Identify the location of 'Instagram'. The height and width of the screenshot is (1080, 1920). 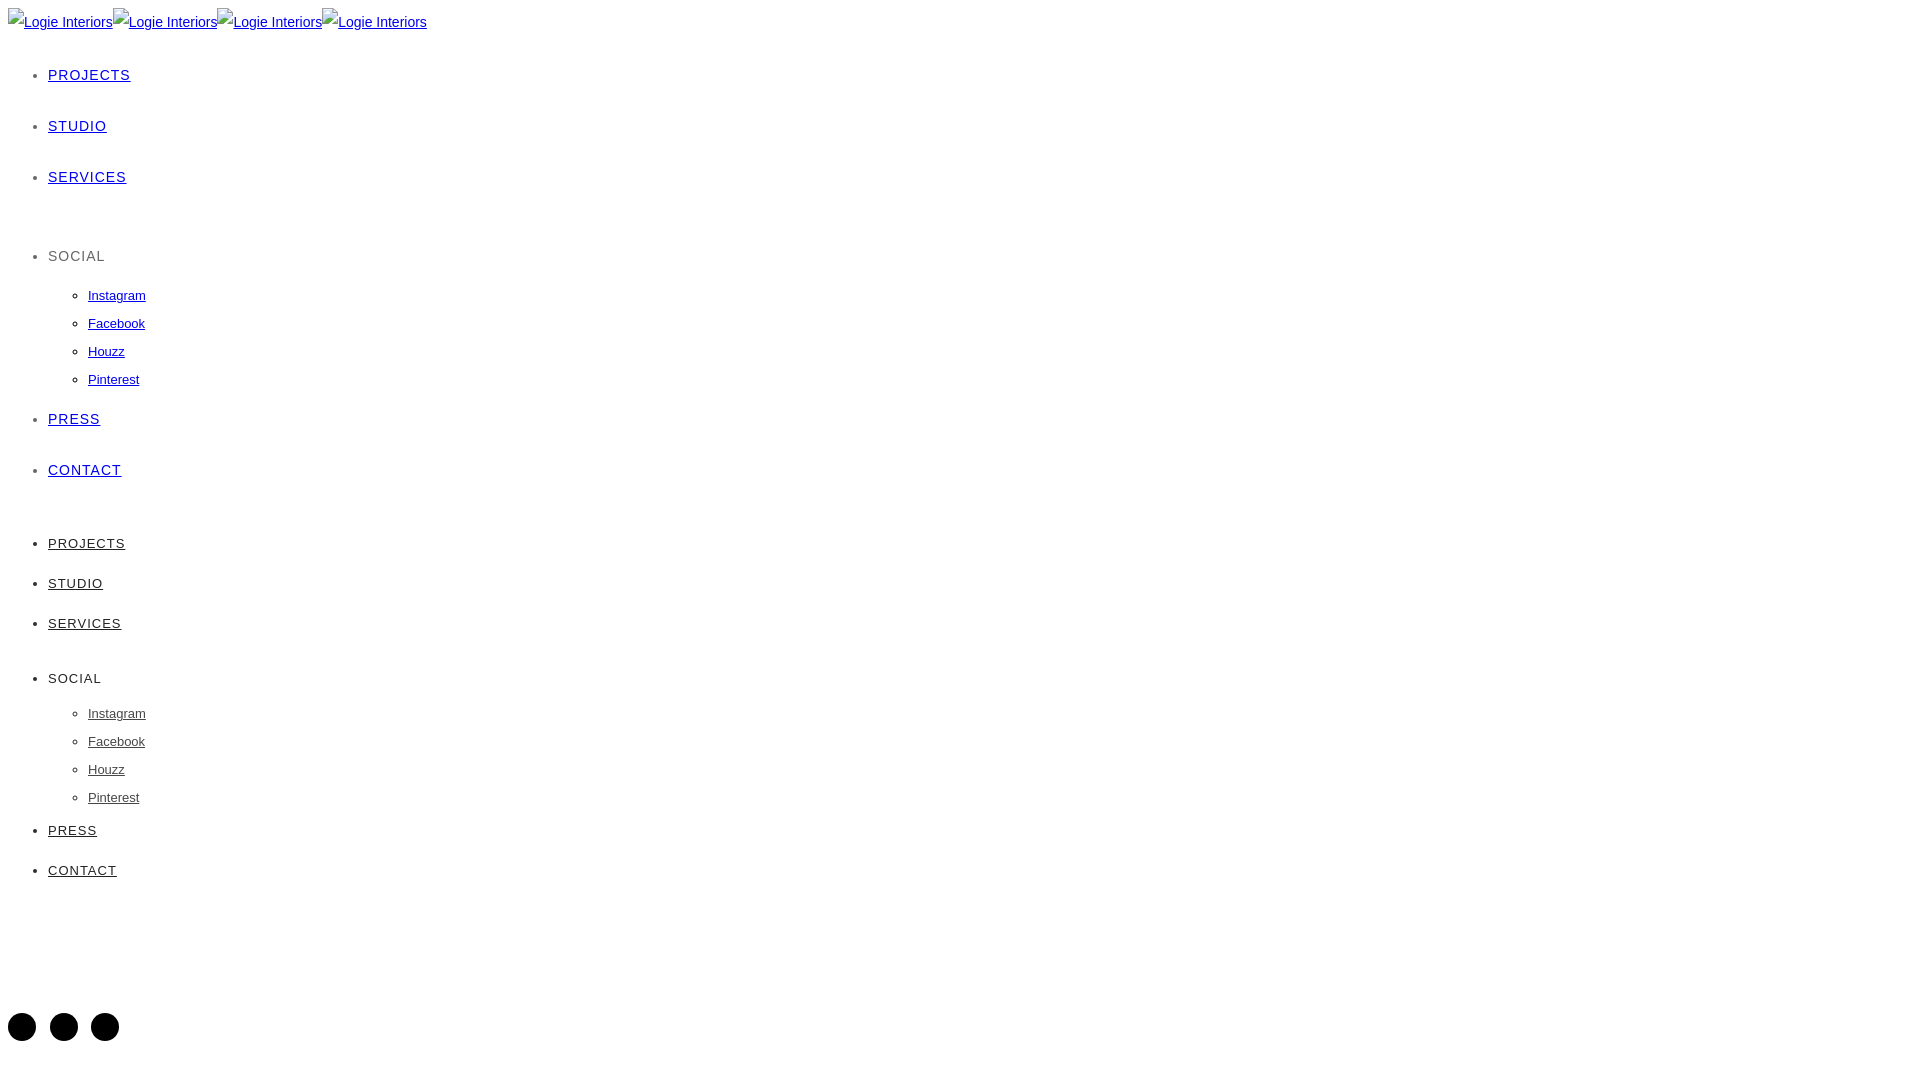
(115, 712).